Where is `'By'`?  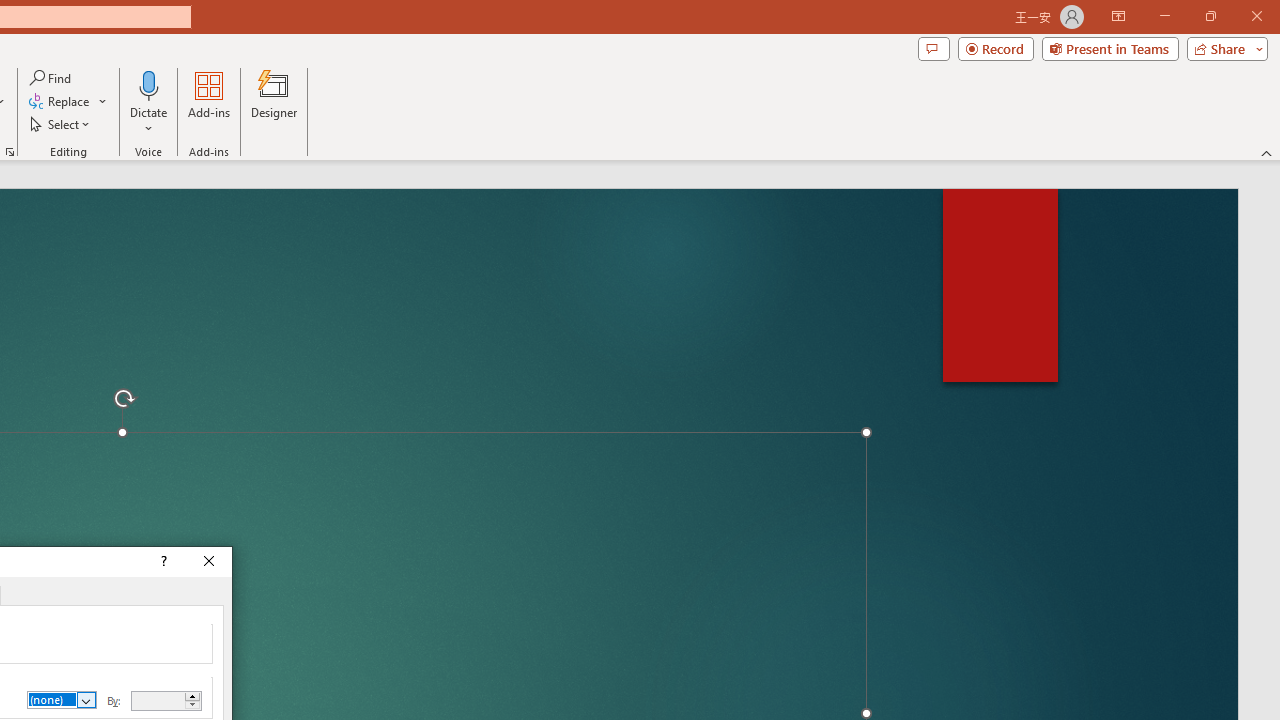
'By' is located at coordinates (166, 700).